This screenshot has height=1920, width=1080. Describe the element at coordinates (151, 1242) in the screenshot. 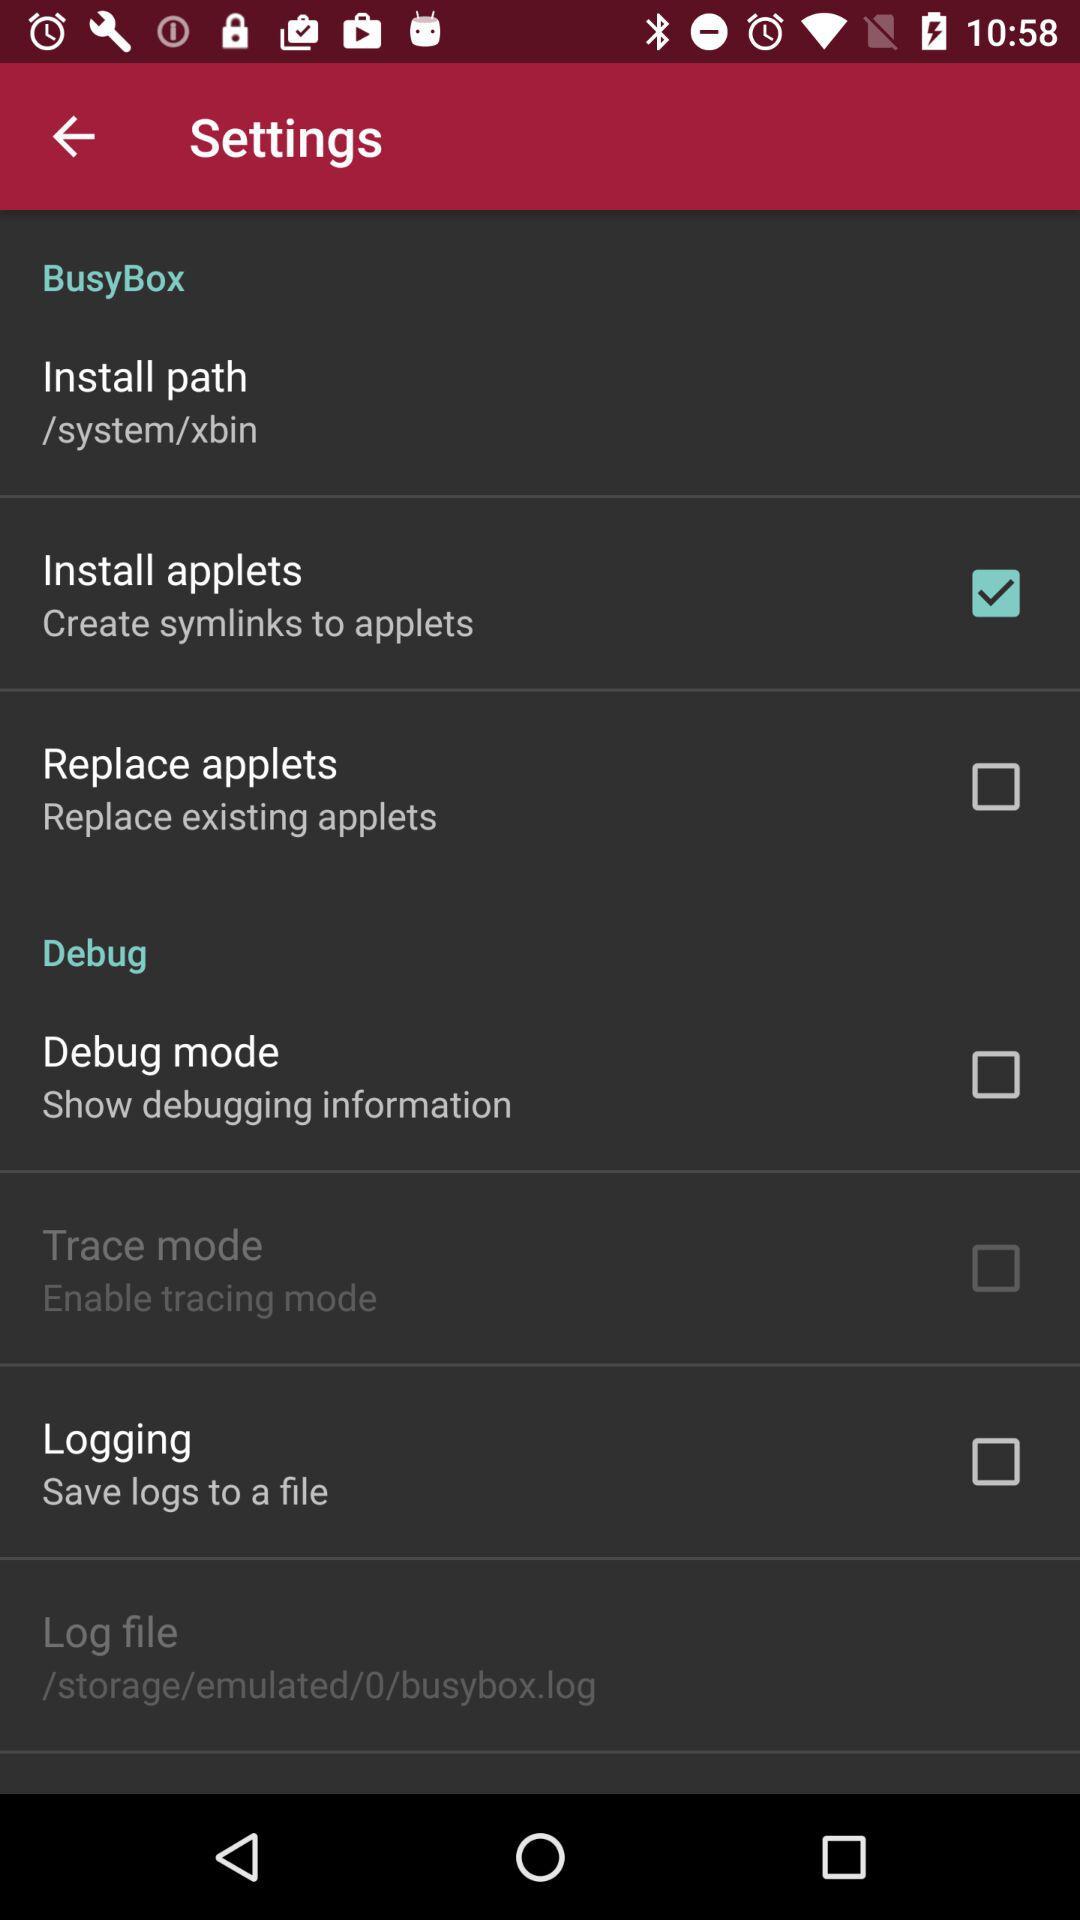

I see `icon above the enable tracing mode item` at that location.